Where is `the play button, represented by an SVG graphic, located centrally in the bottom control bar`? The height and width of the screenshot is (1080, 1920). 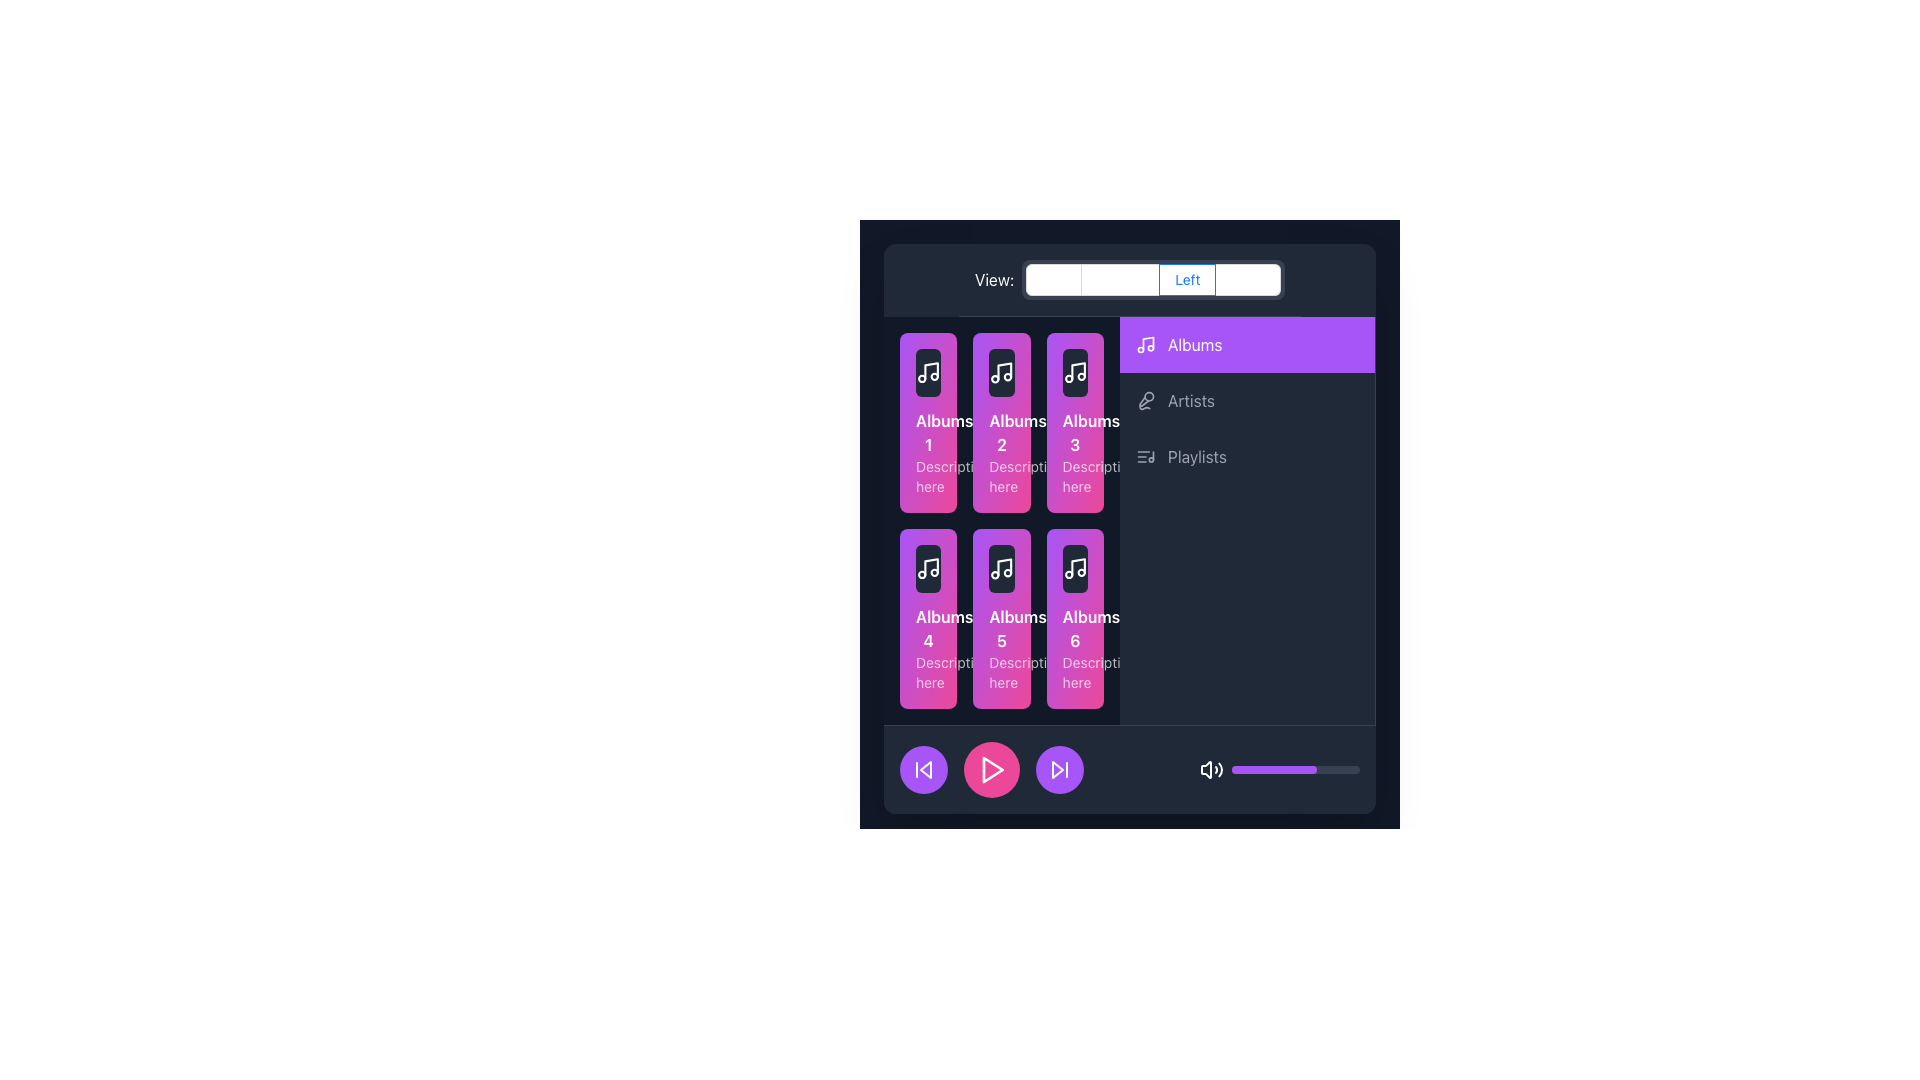 the play button, represented by an SVG graphic, located centrally in the bottom control bar is located at coordinates (992, 769).